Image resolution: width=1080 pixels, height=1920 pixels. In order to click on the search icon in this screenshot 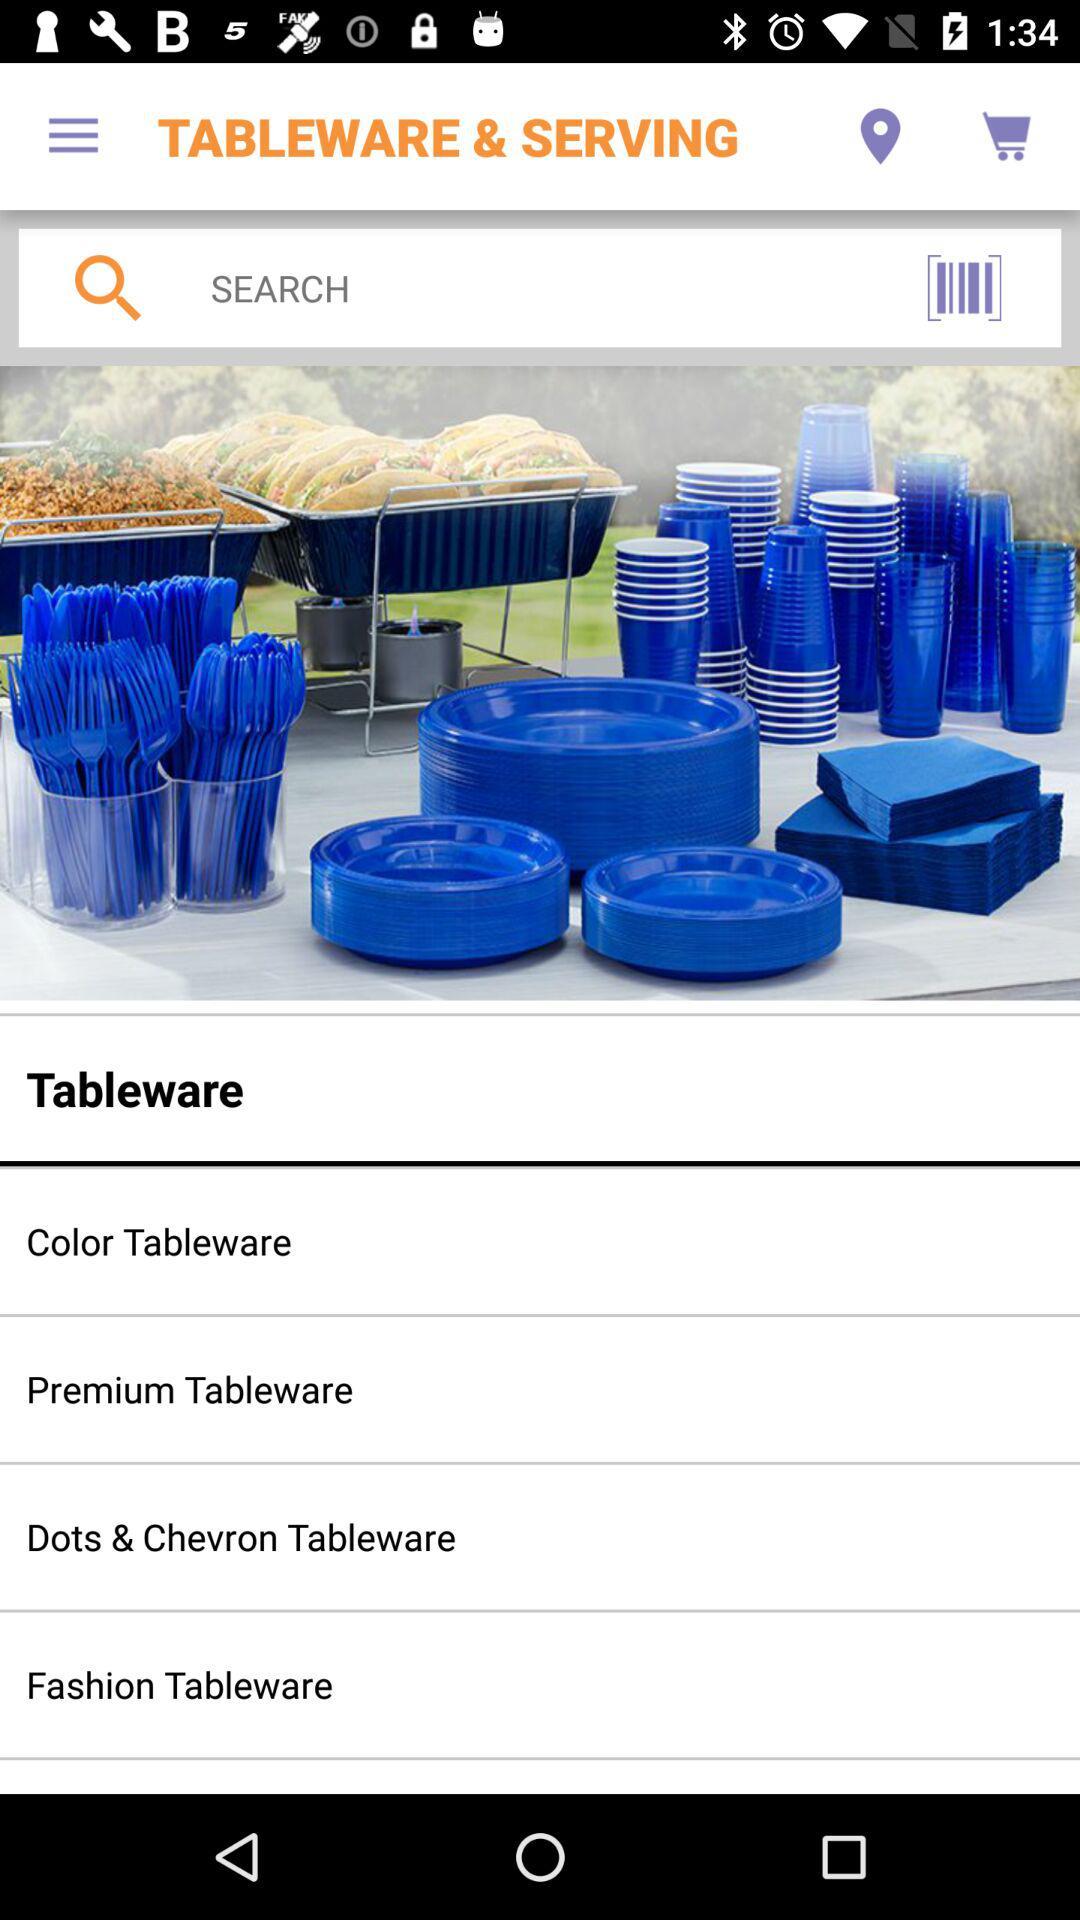, I will do `click(108, 287)`.